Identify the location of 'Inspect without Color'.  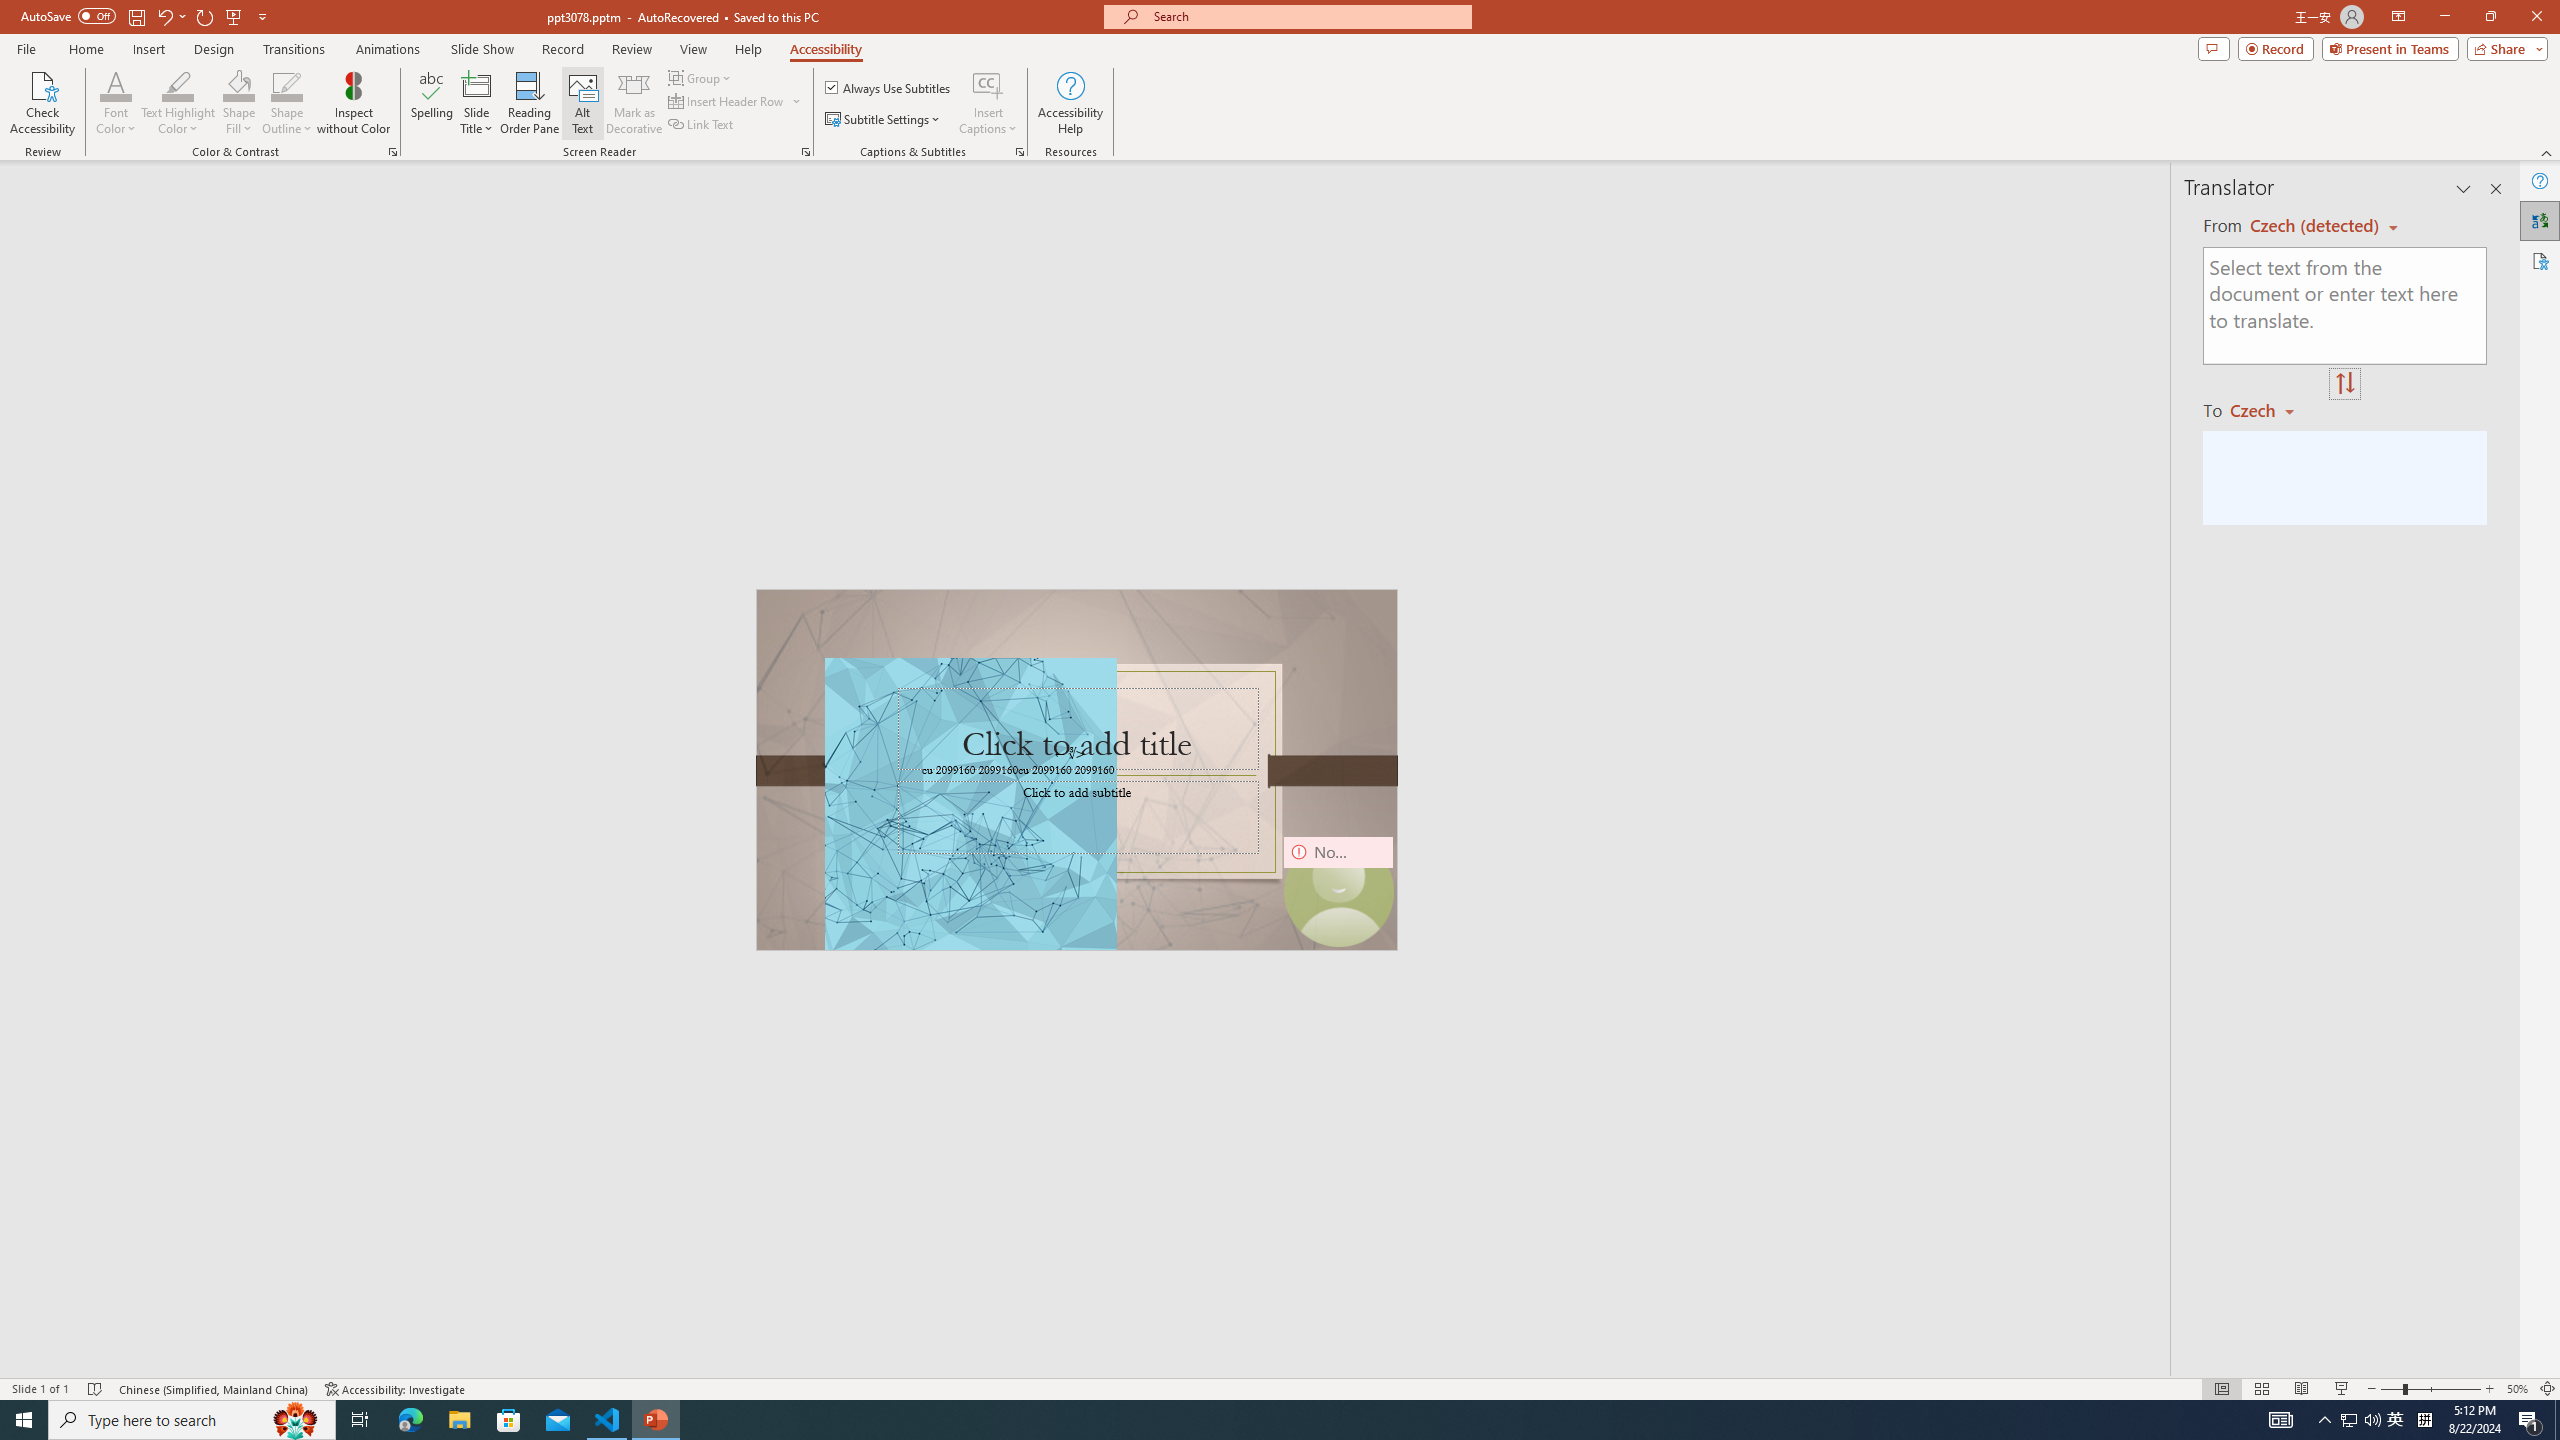
(354, 103).